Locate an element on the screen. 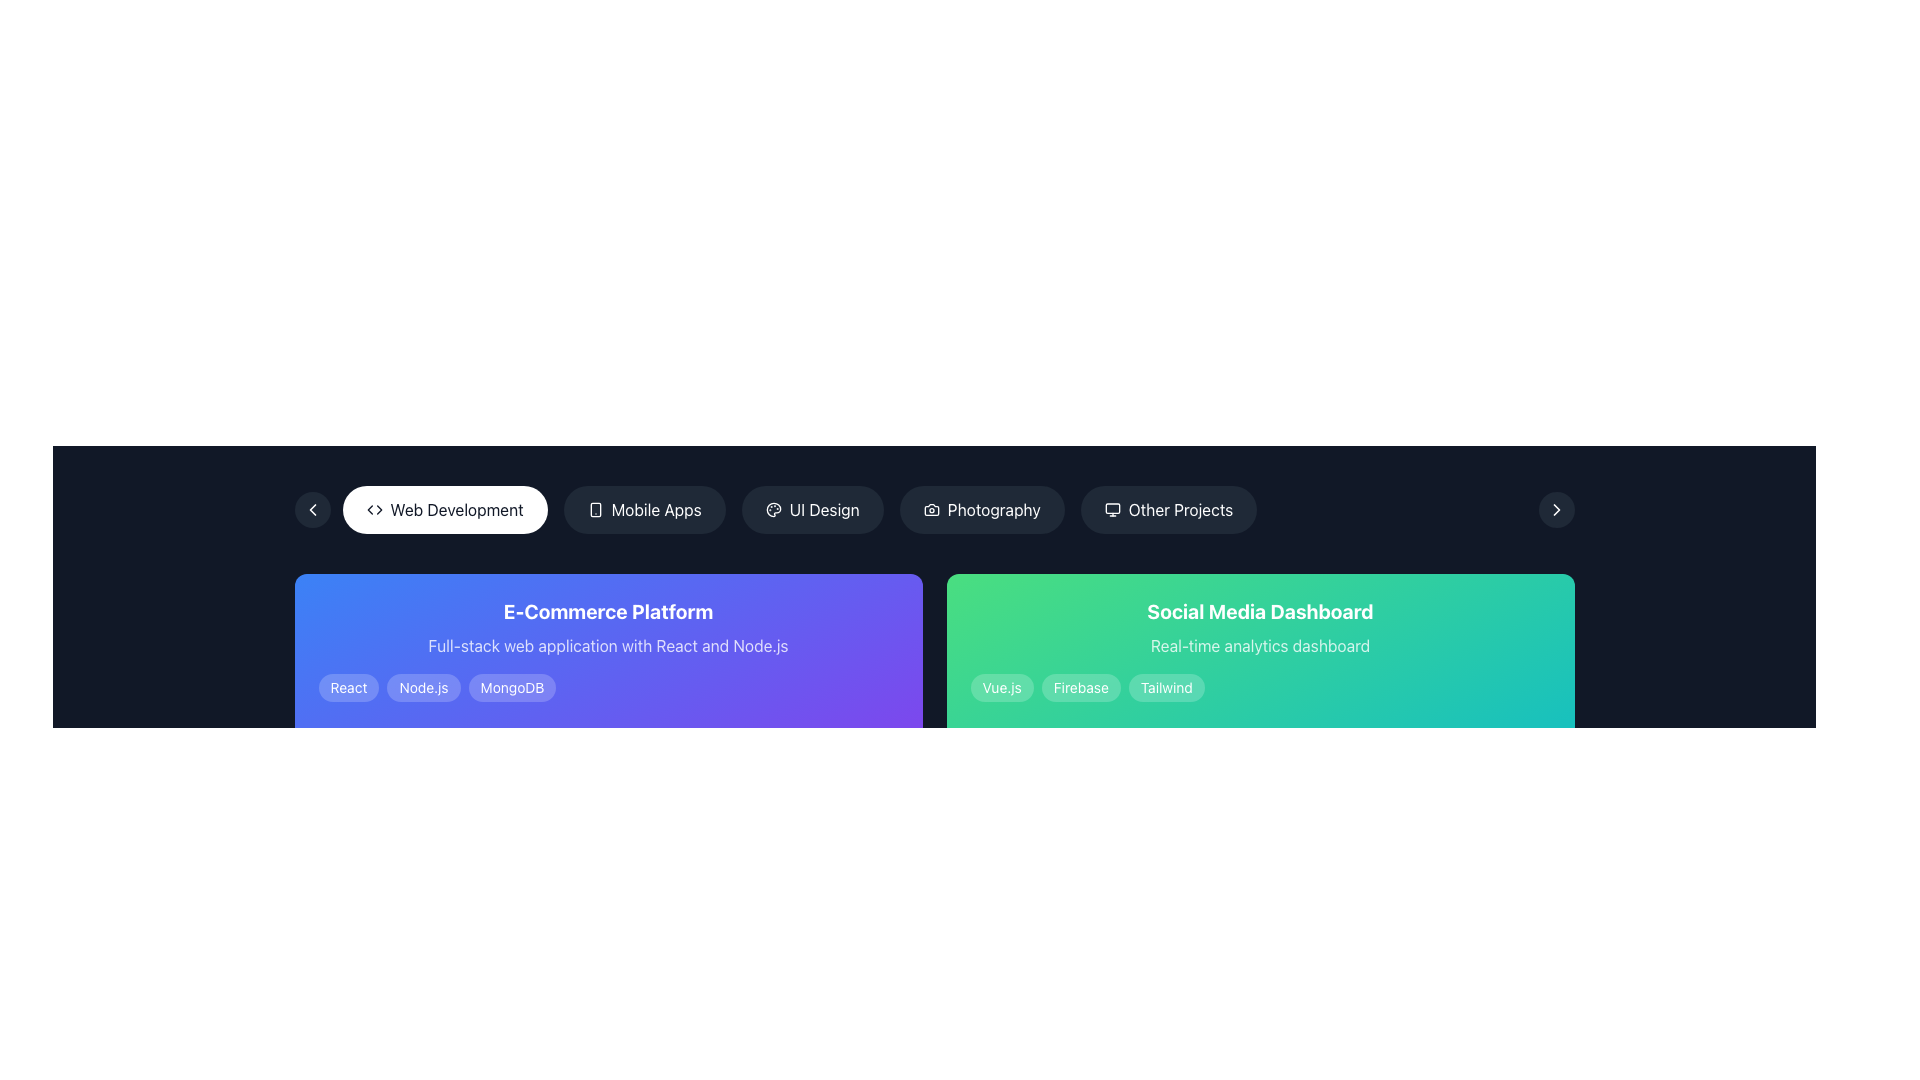 This screenshot has width=1920, height=1080. the decorative icon representing the 'Web Development' category in the navigation menu, which is located at the leftmost position of the menu is located at coordinates (374, 508).